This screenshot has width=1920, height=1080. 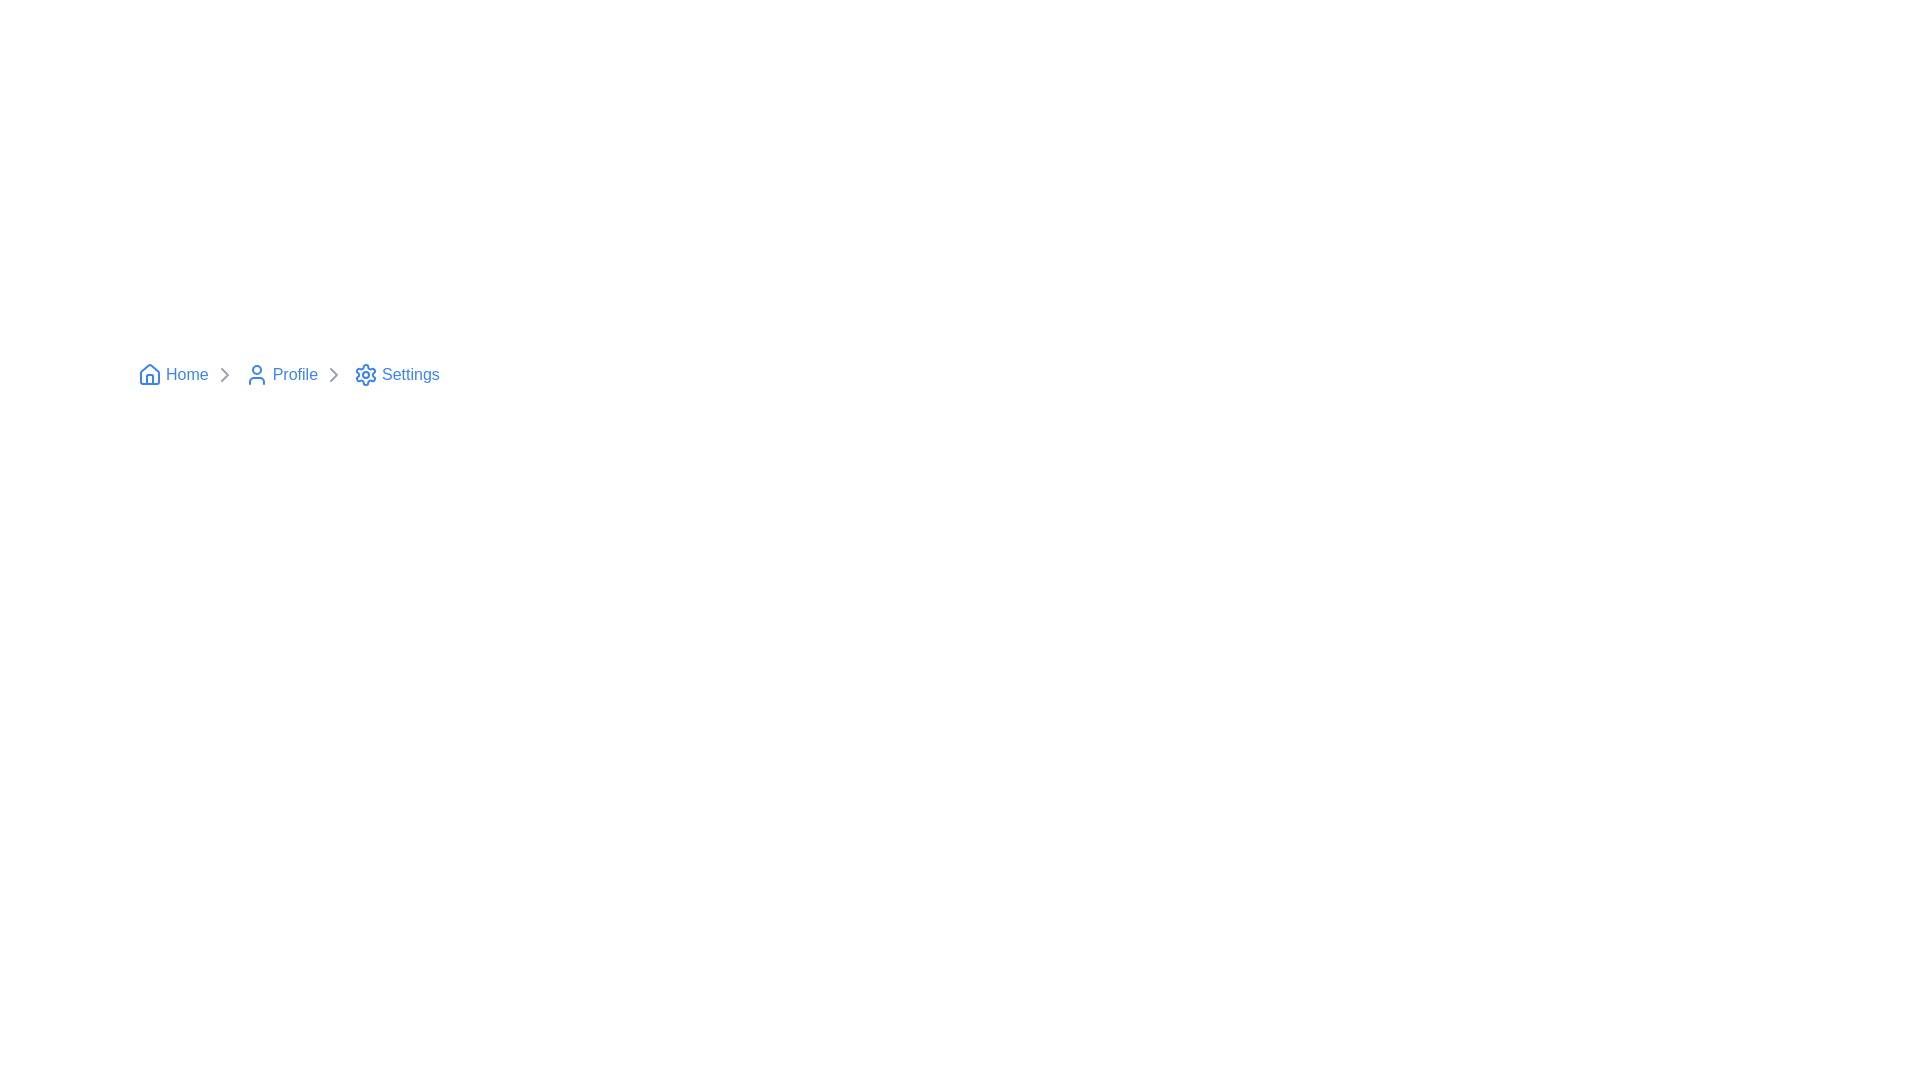 I want to click on the clickable label adjacent to the house icon, so click(x=187, y=374).